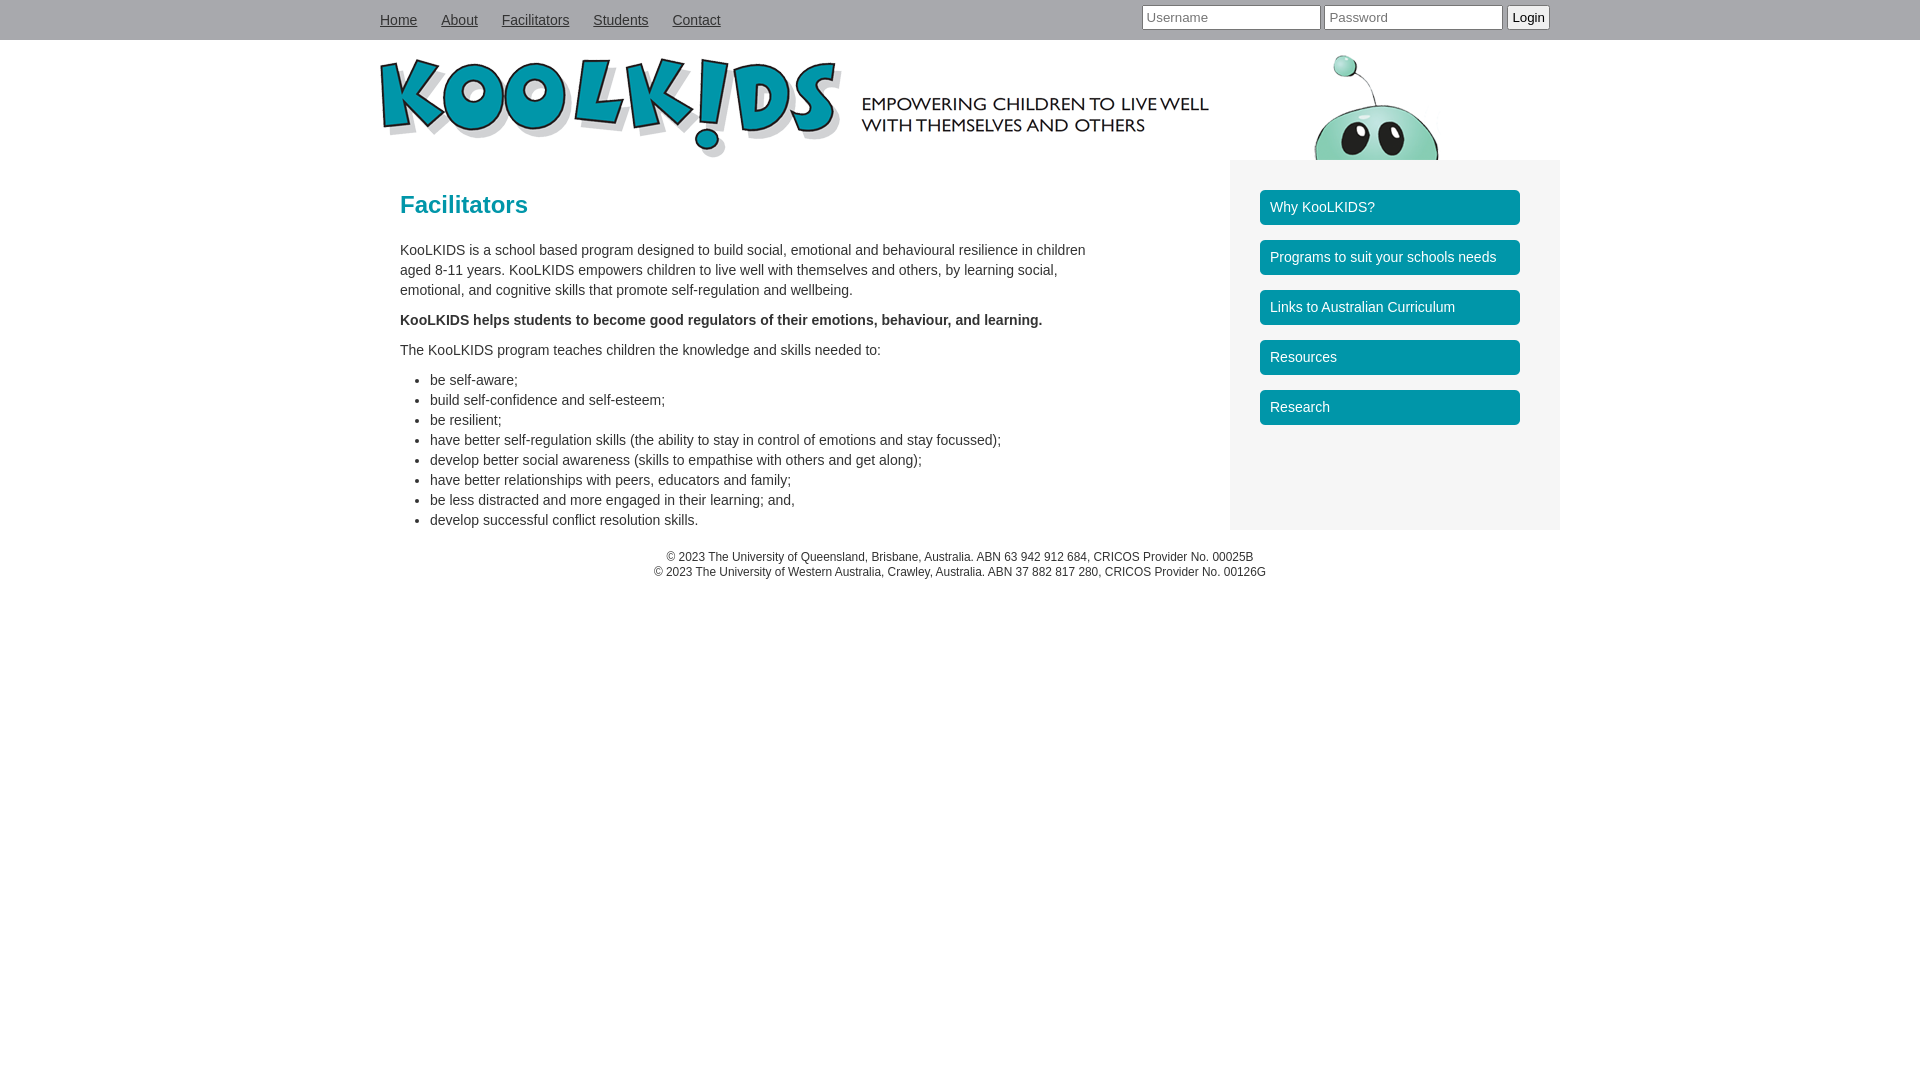  What do you see at coordinates (1507, 17) in the screenshot?
I see `'Login'` at bounding box center [1507, 17].